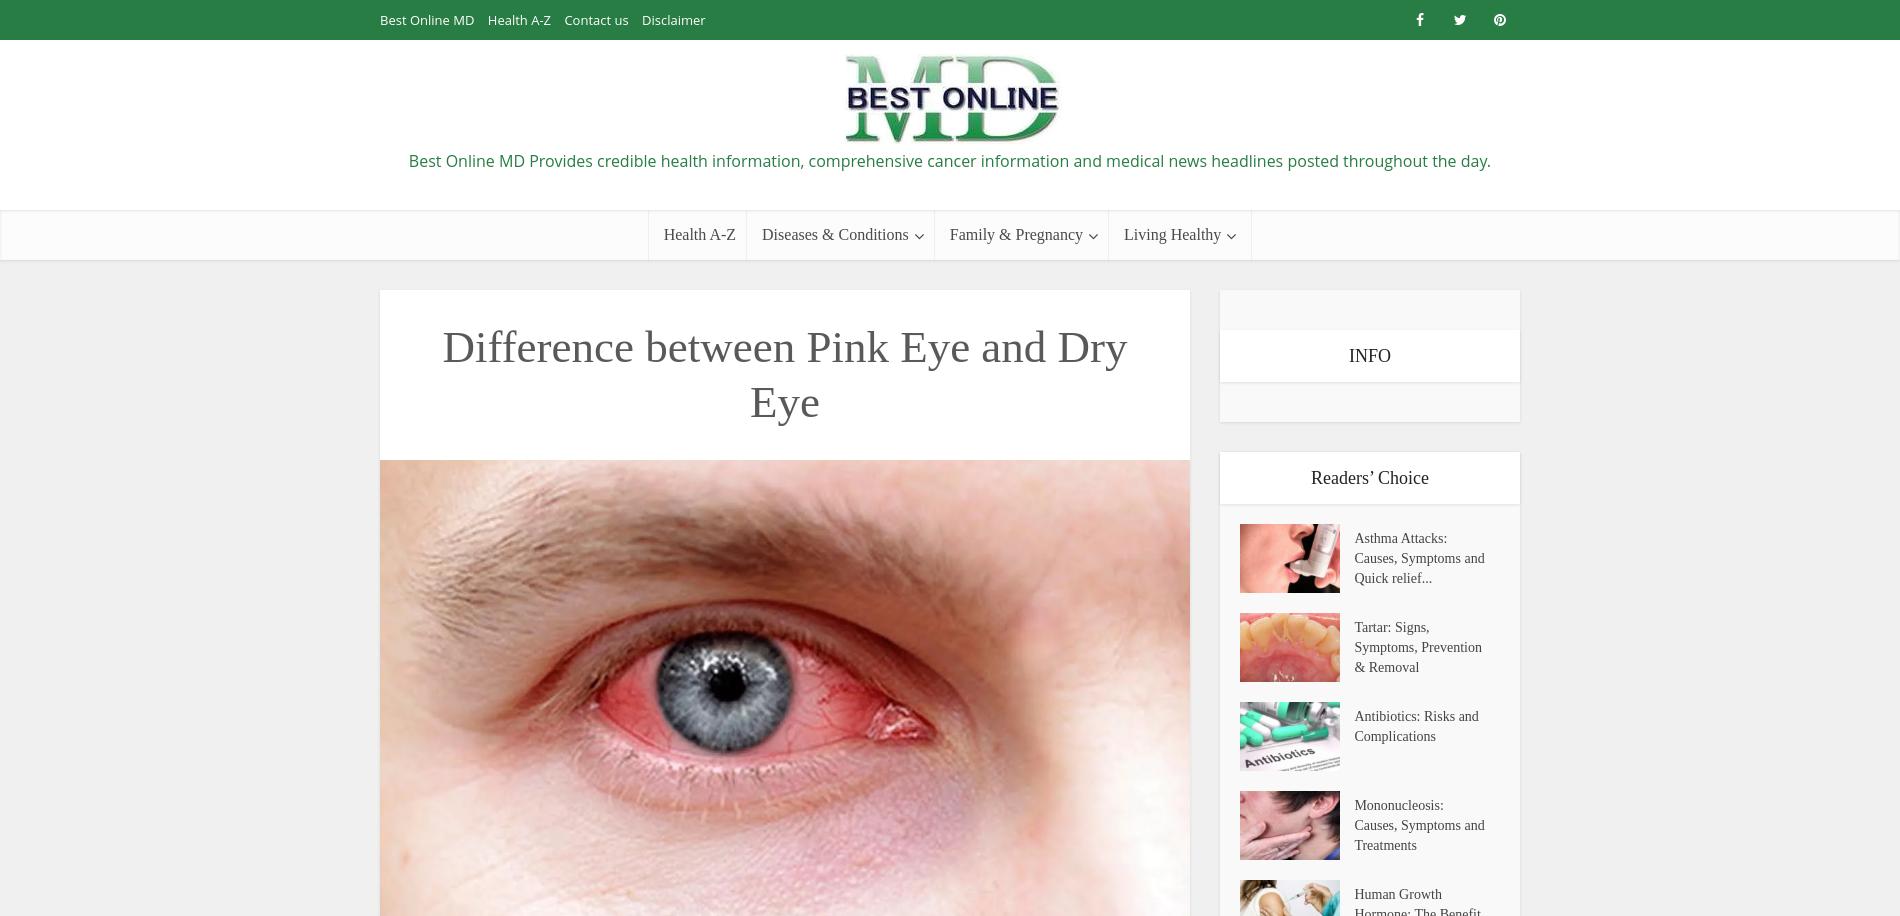 The height and width of the screenshot is (916, 1900). What do you see at coordinates (1146, 284) in the screenshot?
I see `'First Aid'` at bounding box center [1146, 284].